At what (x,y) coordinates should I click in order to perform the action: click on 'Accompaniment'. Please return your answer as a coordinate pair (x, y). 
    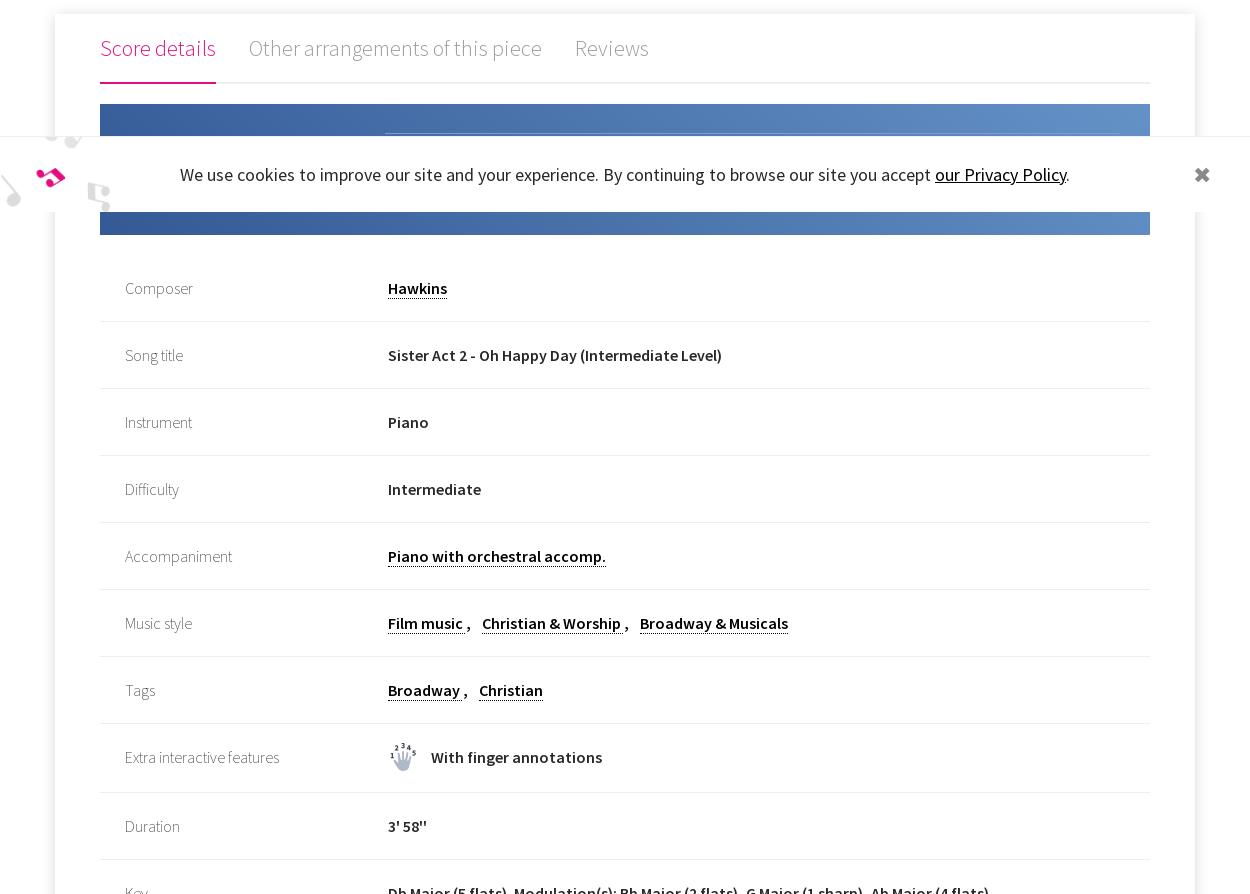
    Looking at the image, I should click on (178, 555).